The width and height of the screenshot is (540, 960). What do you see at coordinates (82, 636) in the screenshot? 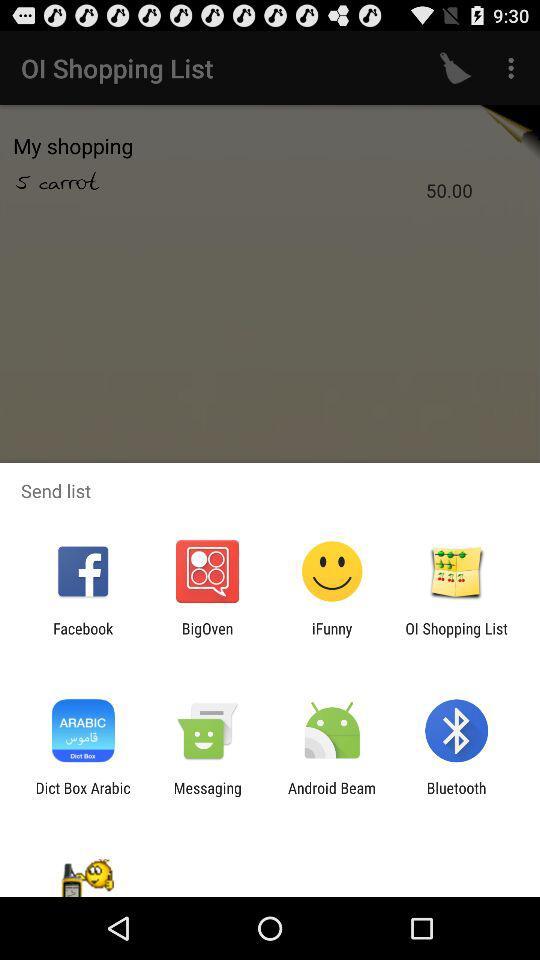
I see `the facebook` at bounding box center [82, 636].